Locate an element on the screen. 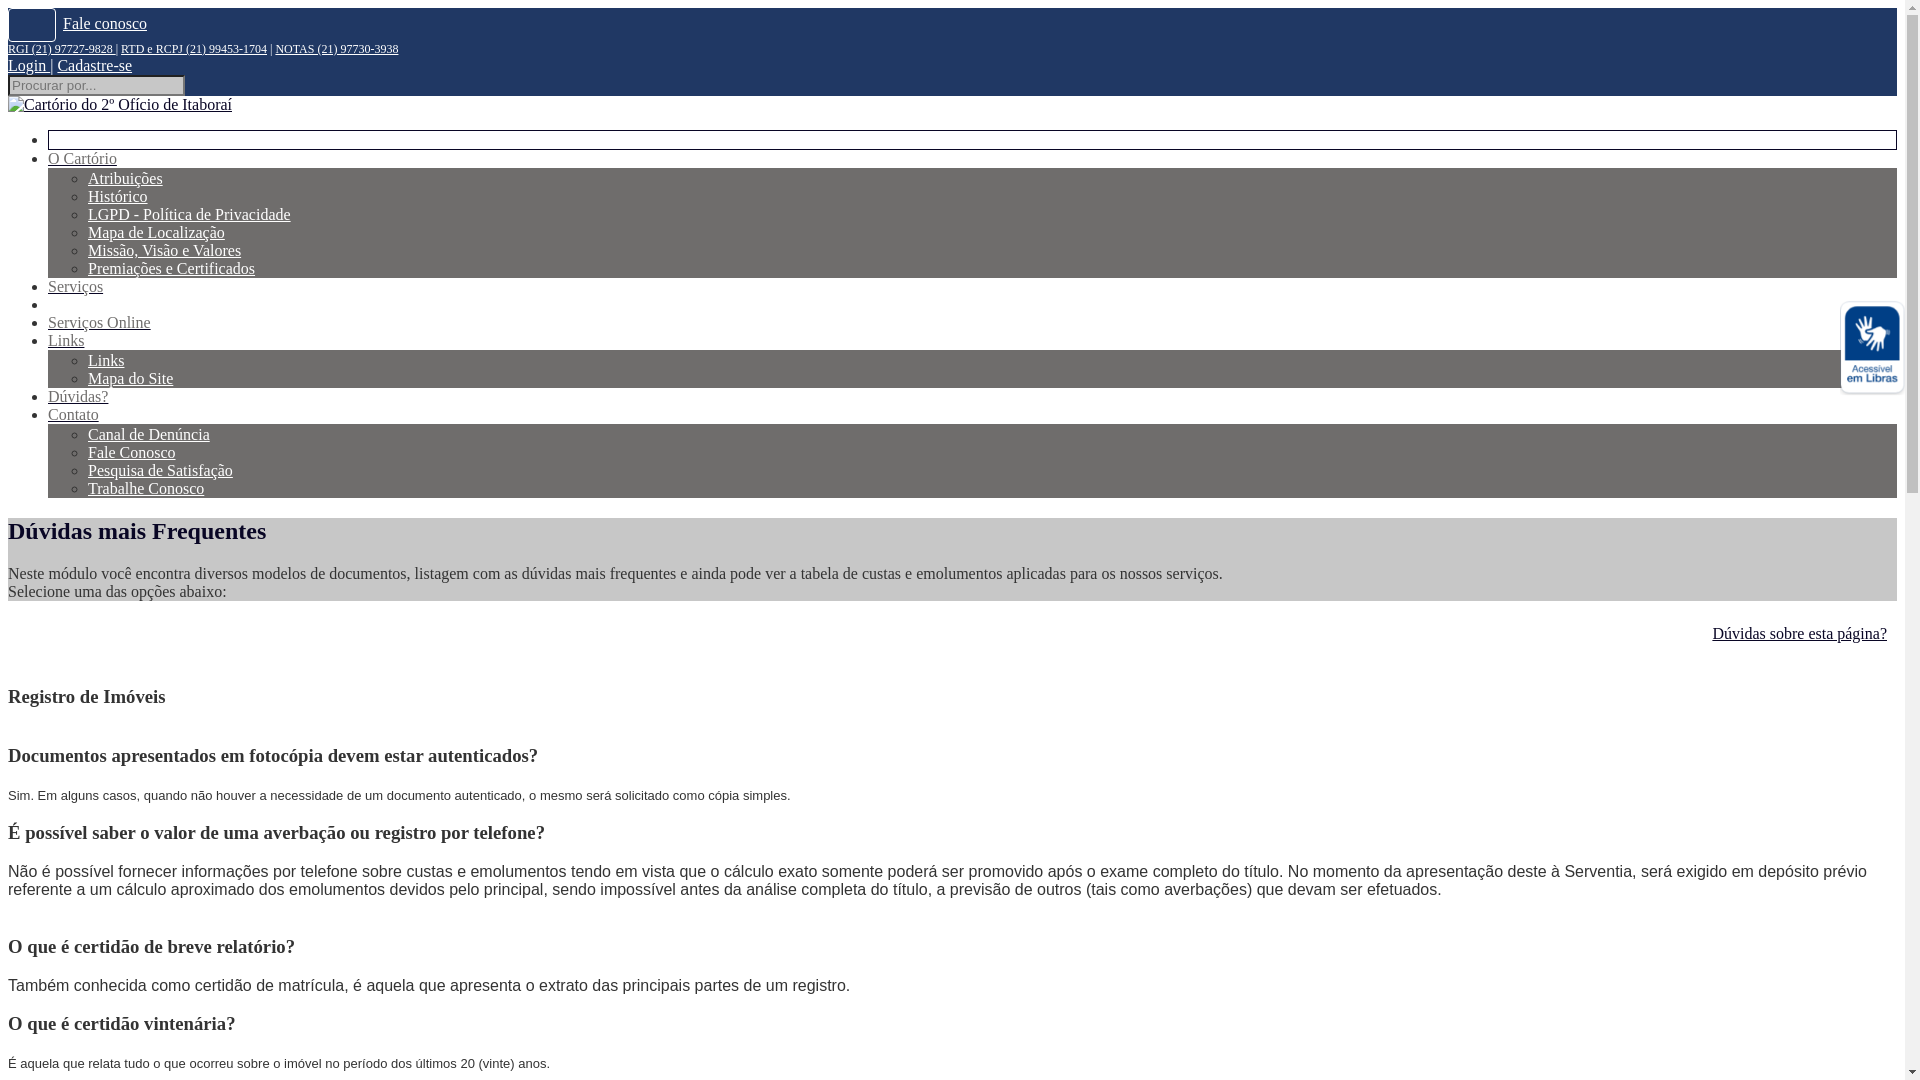 The width and height of the screenshot is (1920, 1080). 'Contato' is located at coordinates (73, 413).